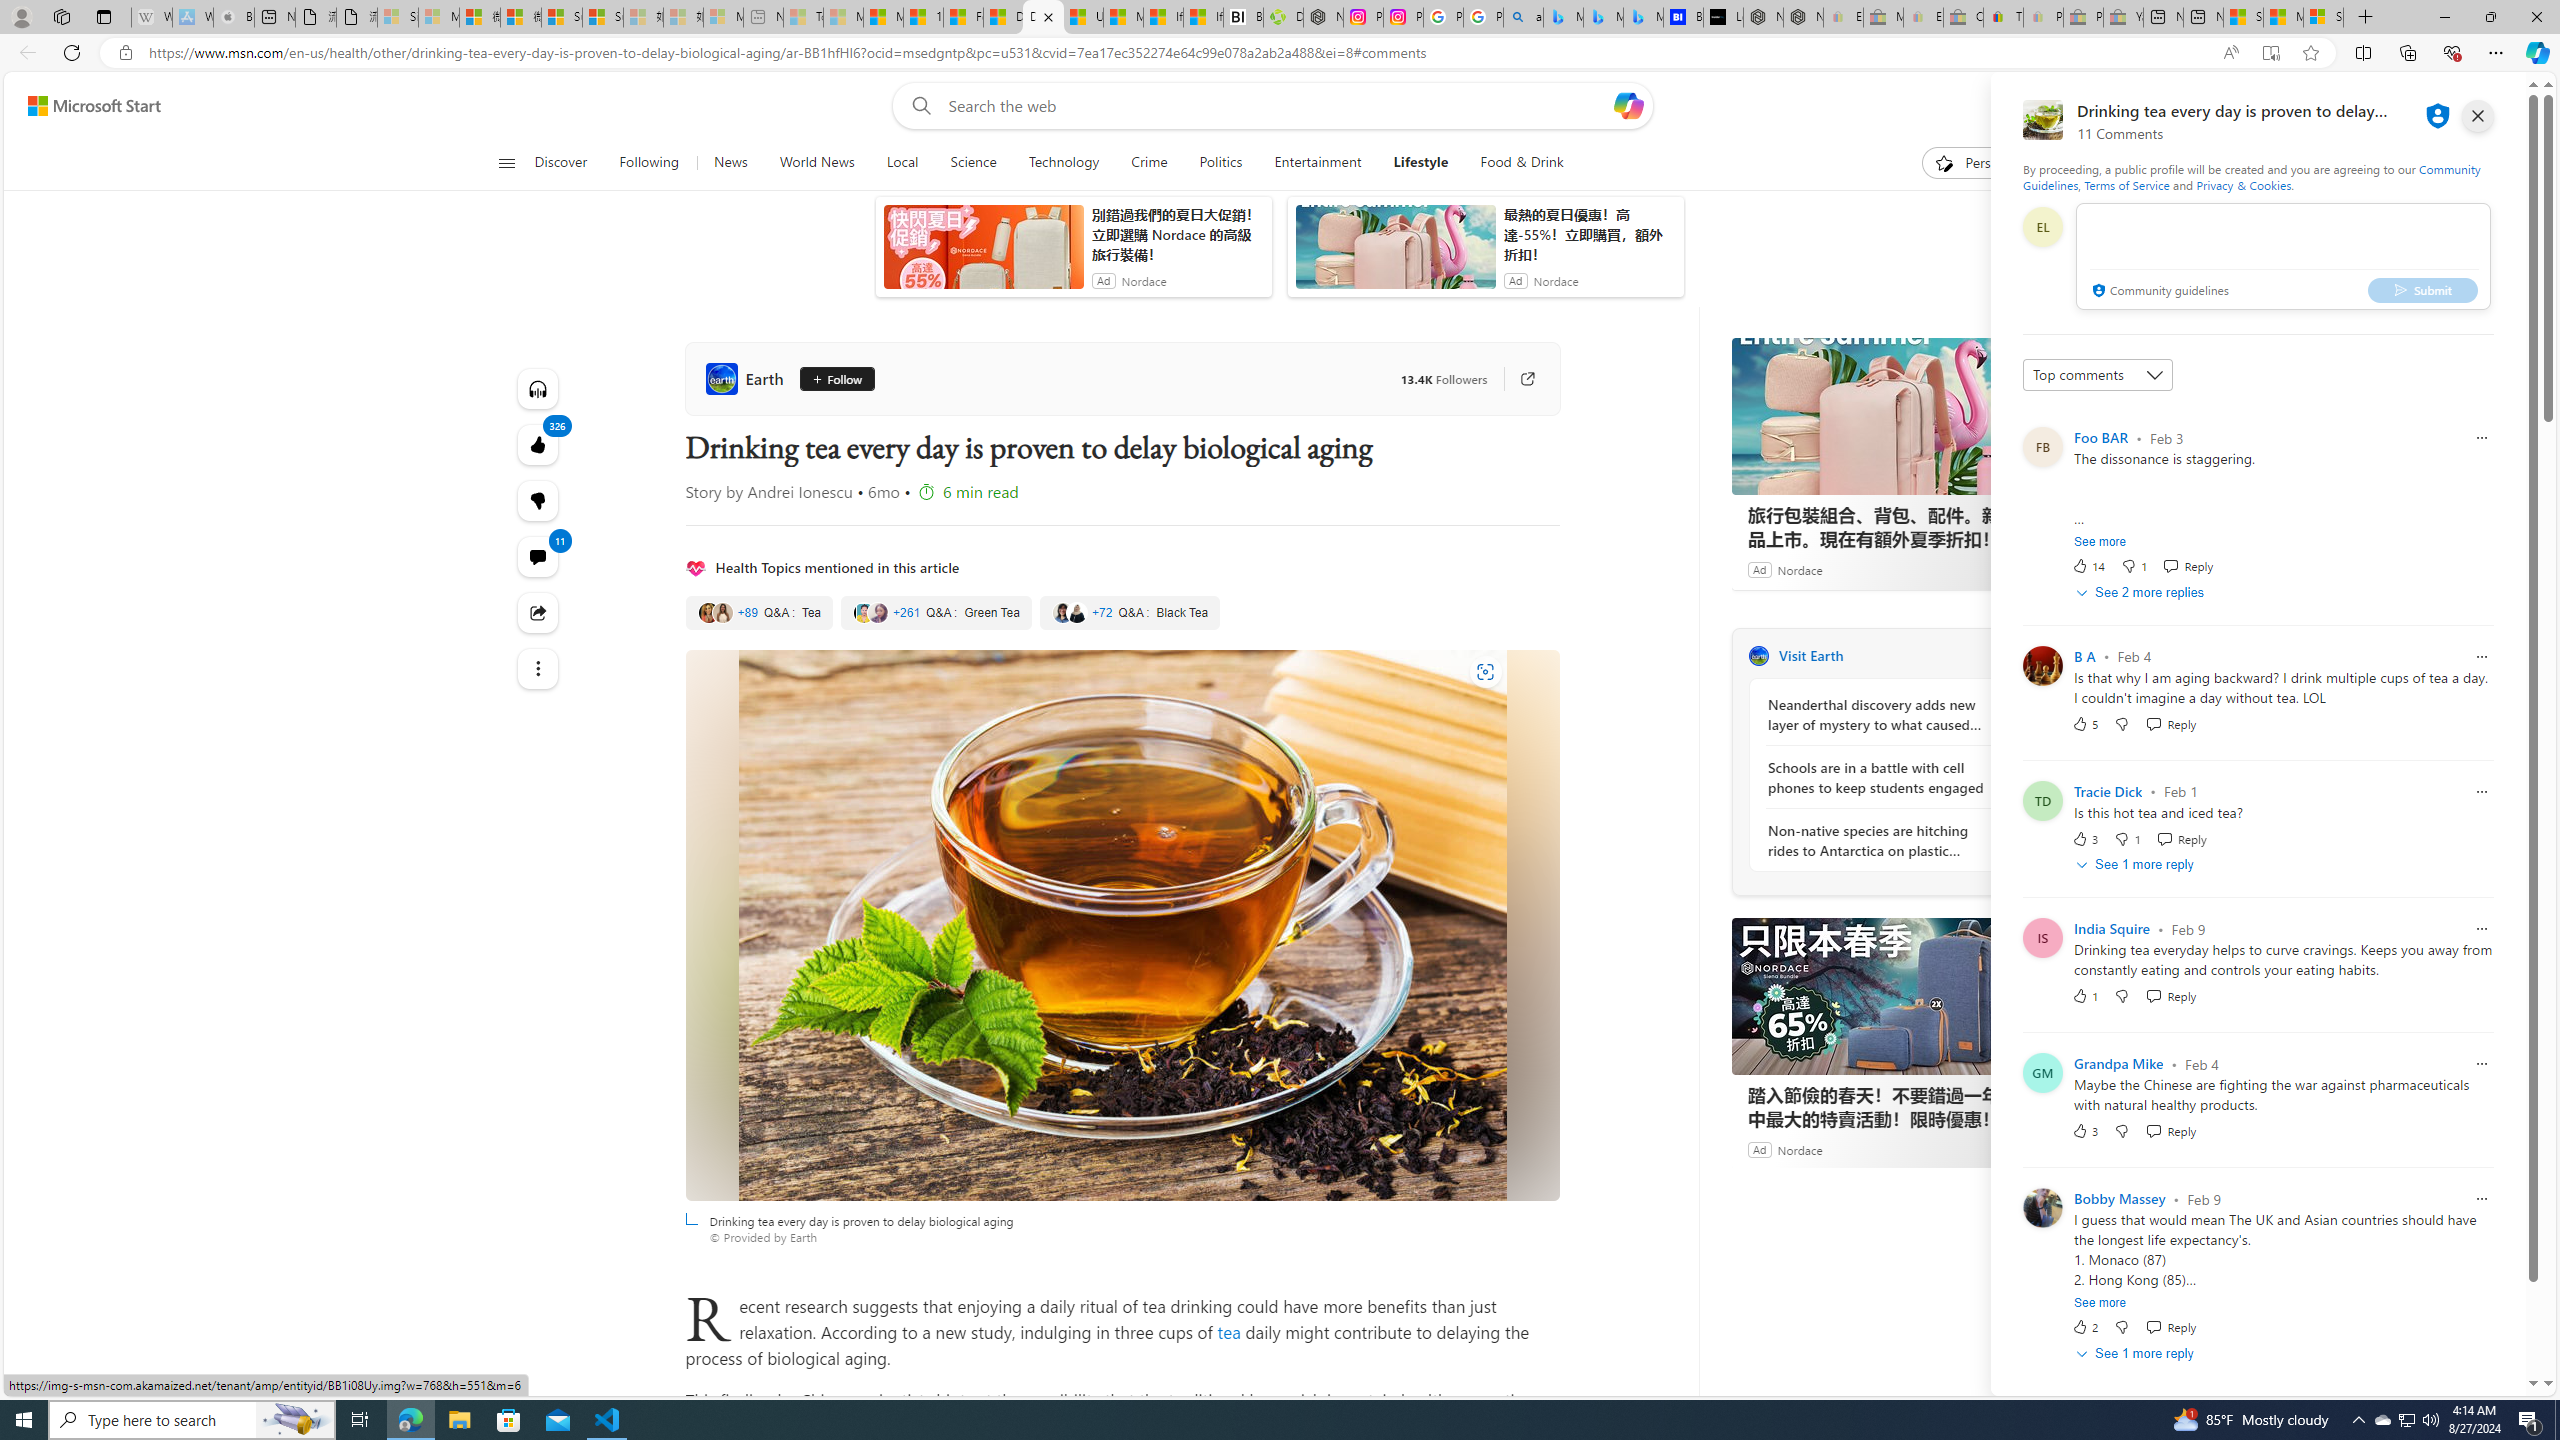  What do you see at coordinates (971, 162) in the screenshot?
I see `'Science'` at bounding box center [971, 162].